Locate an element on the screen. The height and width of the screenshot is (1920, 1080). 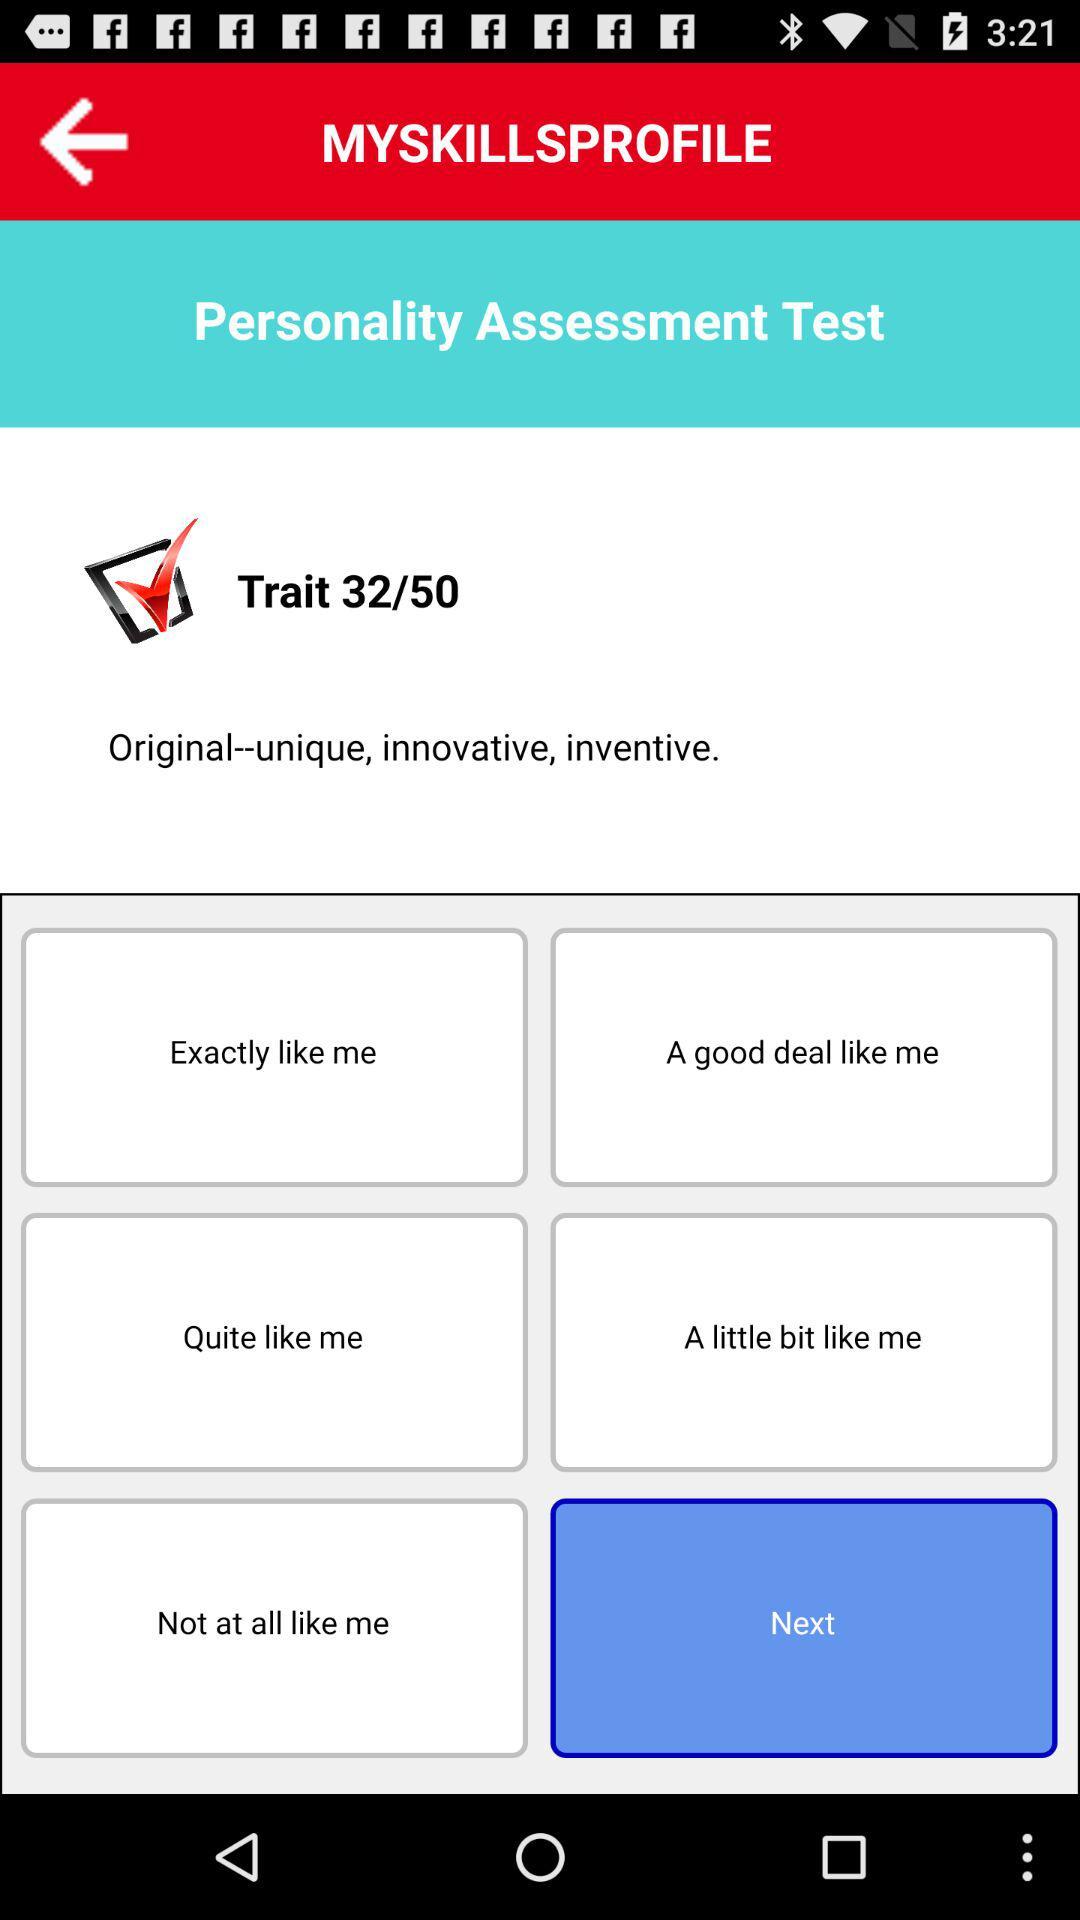
button to the left of the next button is located at coordinates (274, 1628).